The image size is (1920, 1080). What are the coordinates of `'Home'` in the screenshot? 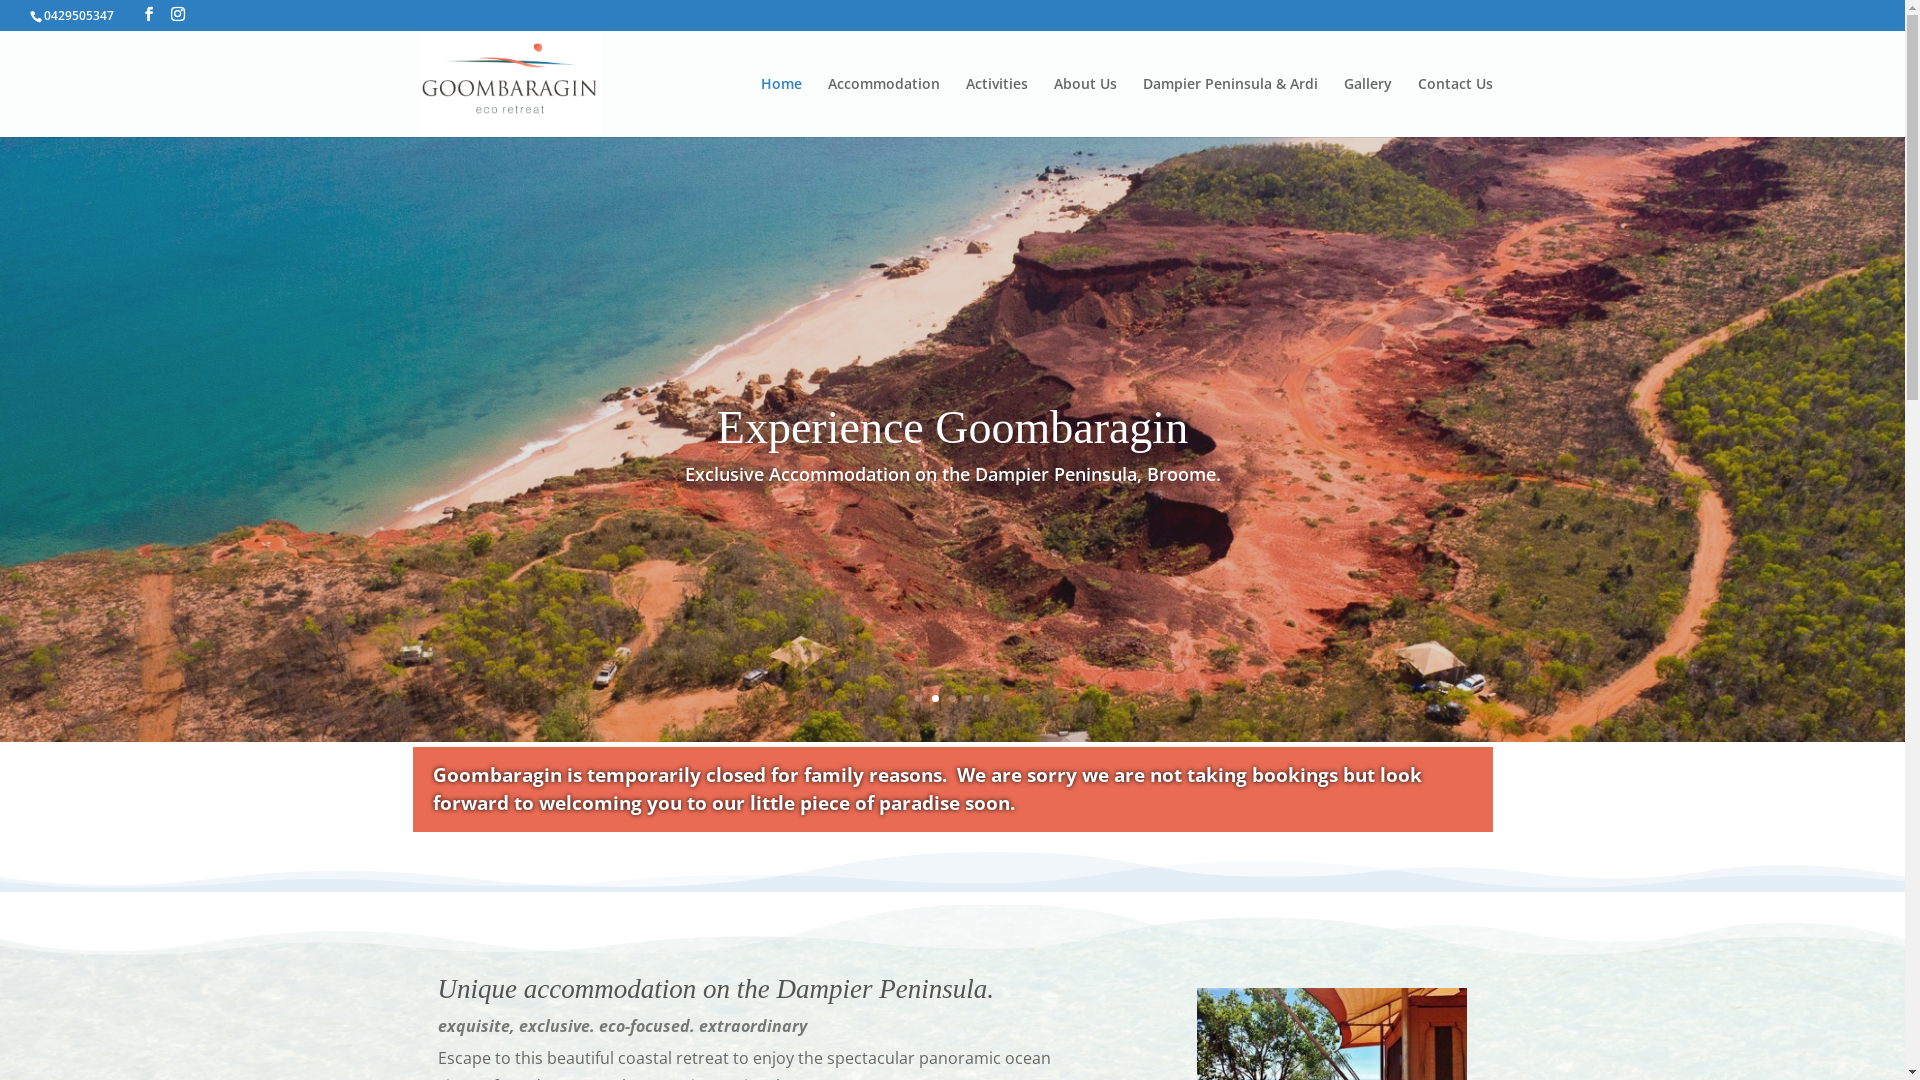 It's located at (779, 107).